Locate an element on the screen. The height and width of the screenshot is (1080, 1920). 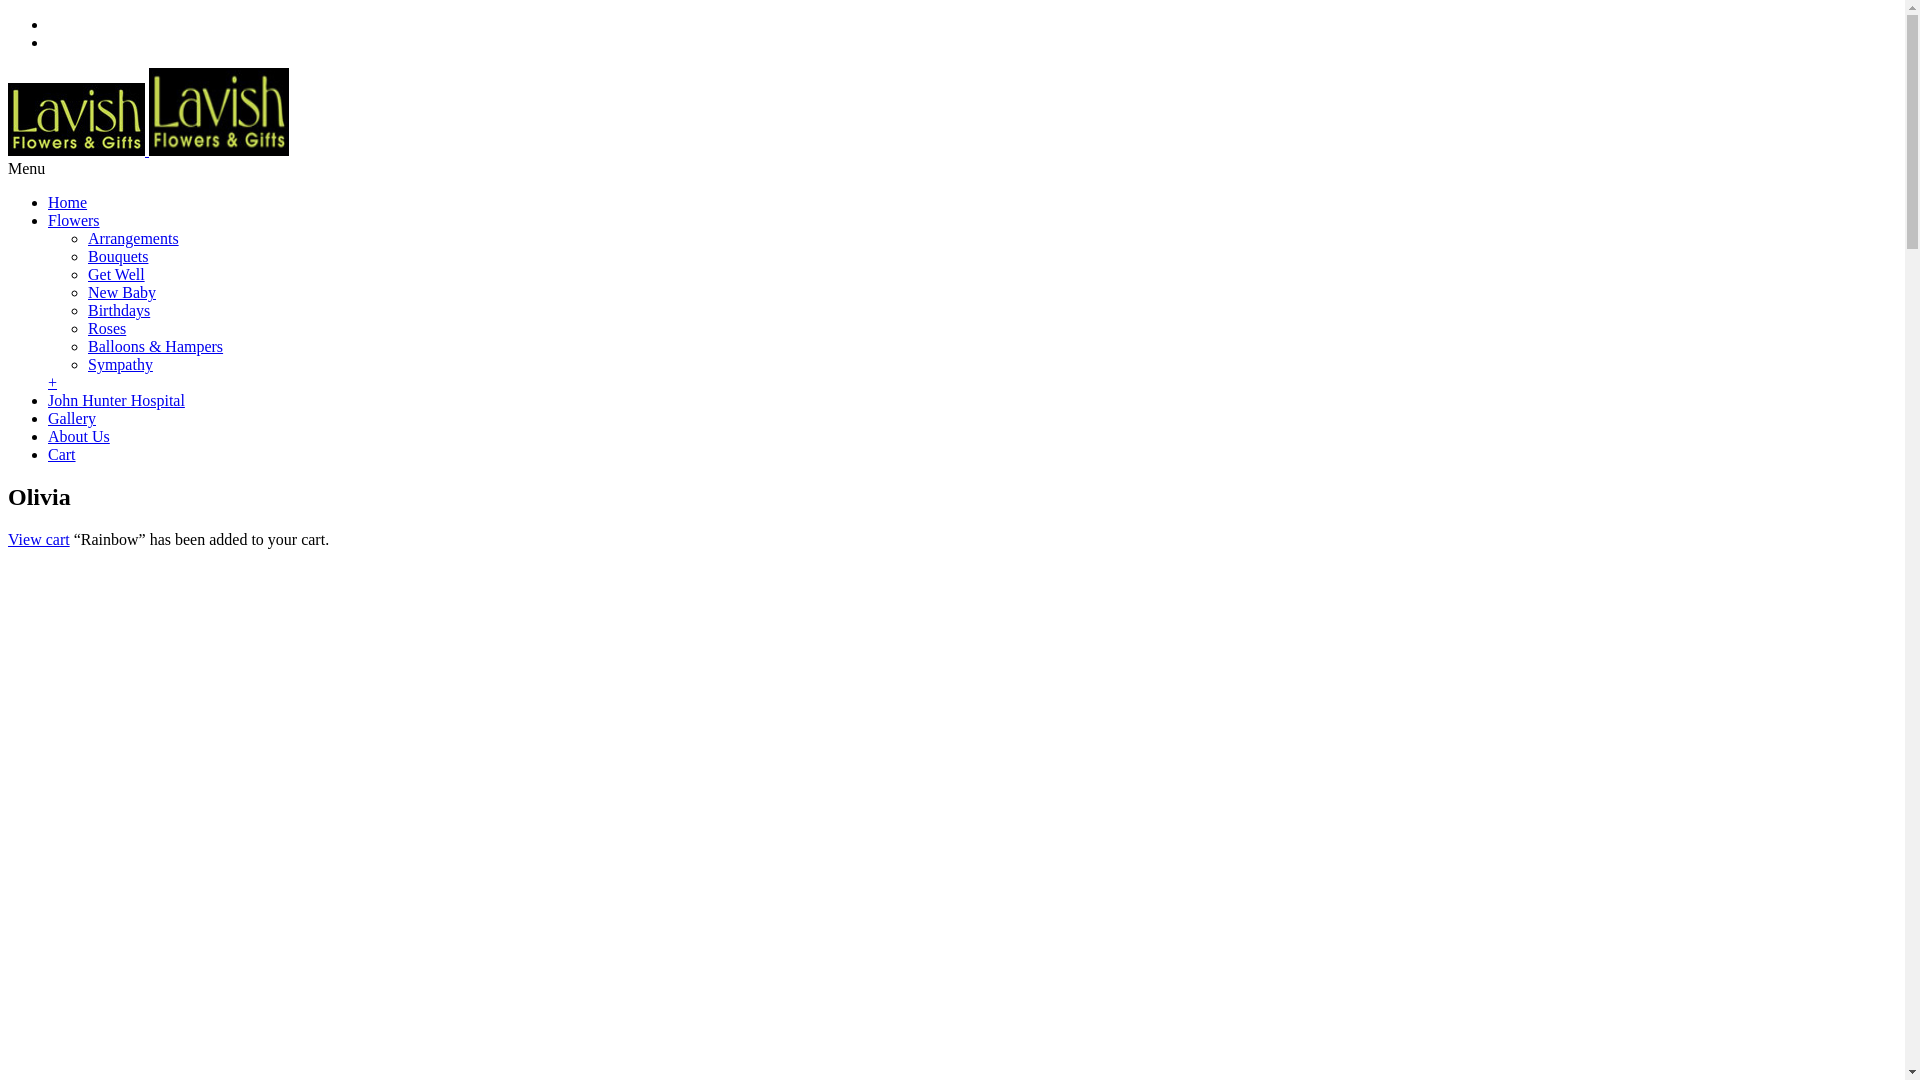
'New Baby' is located at coordinates (120, 292).